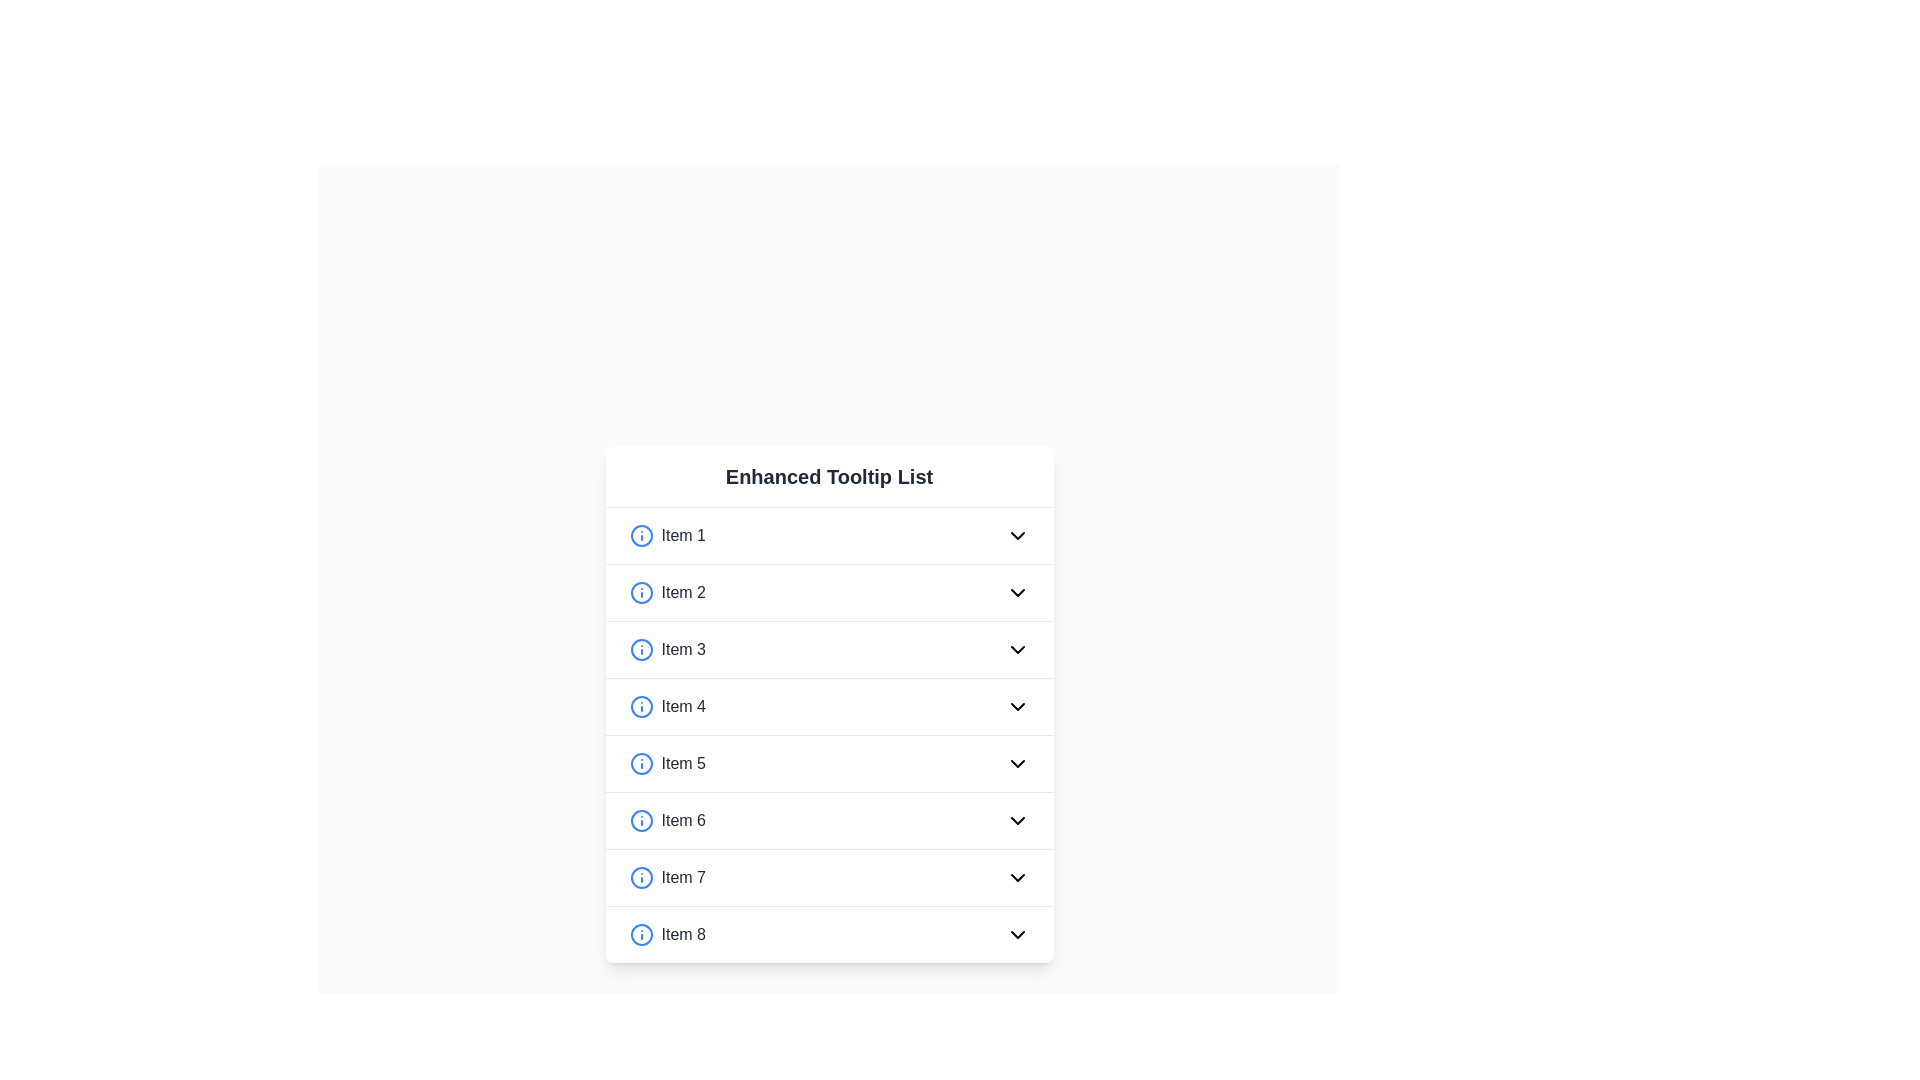  Describe the element at coordinates (641, 705) in the screenshot. I see `the blue circular SVG icon located to the left of the text 'Item 4' in the fourth row of the list` at that location.